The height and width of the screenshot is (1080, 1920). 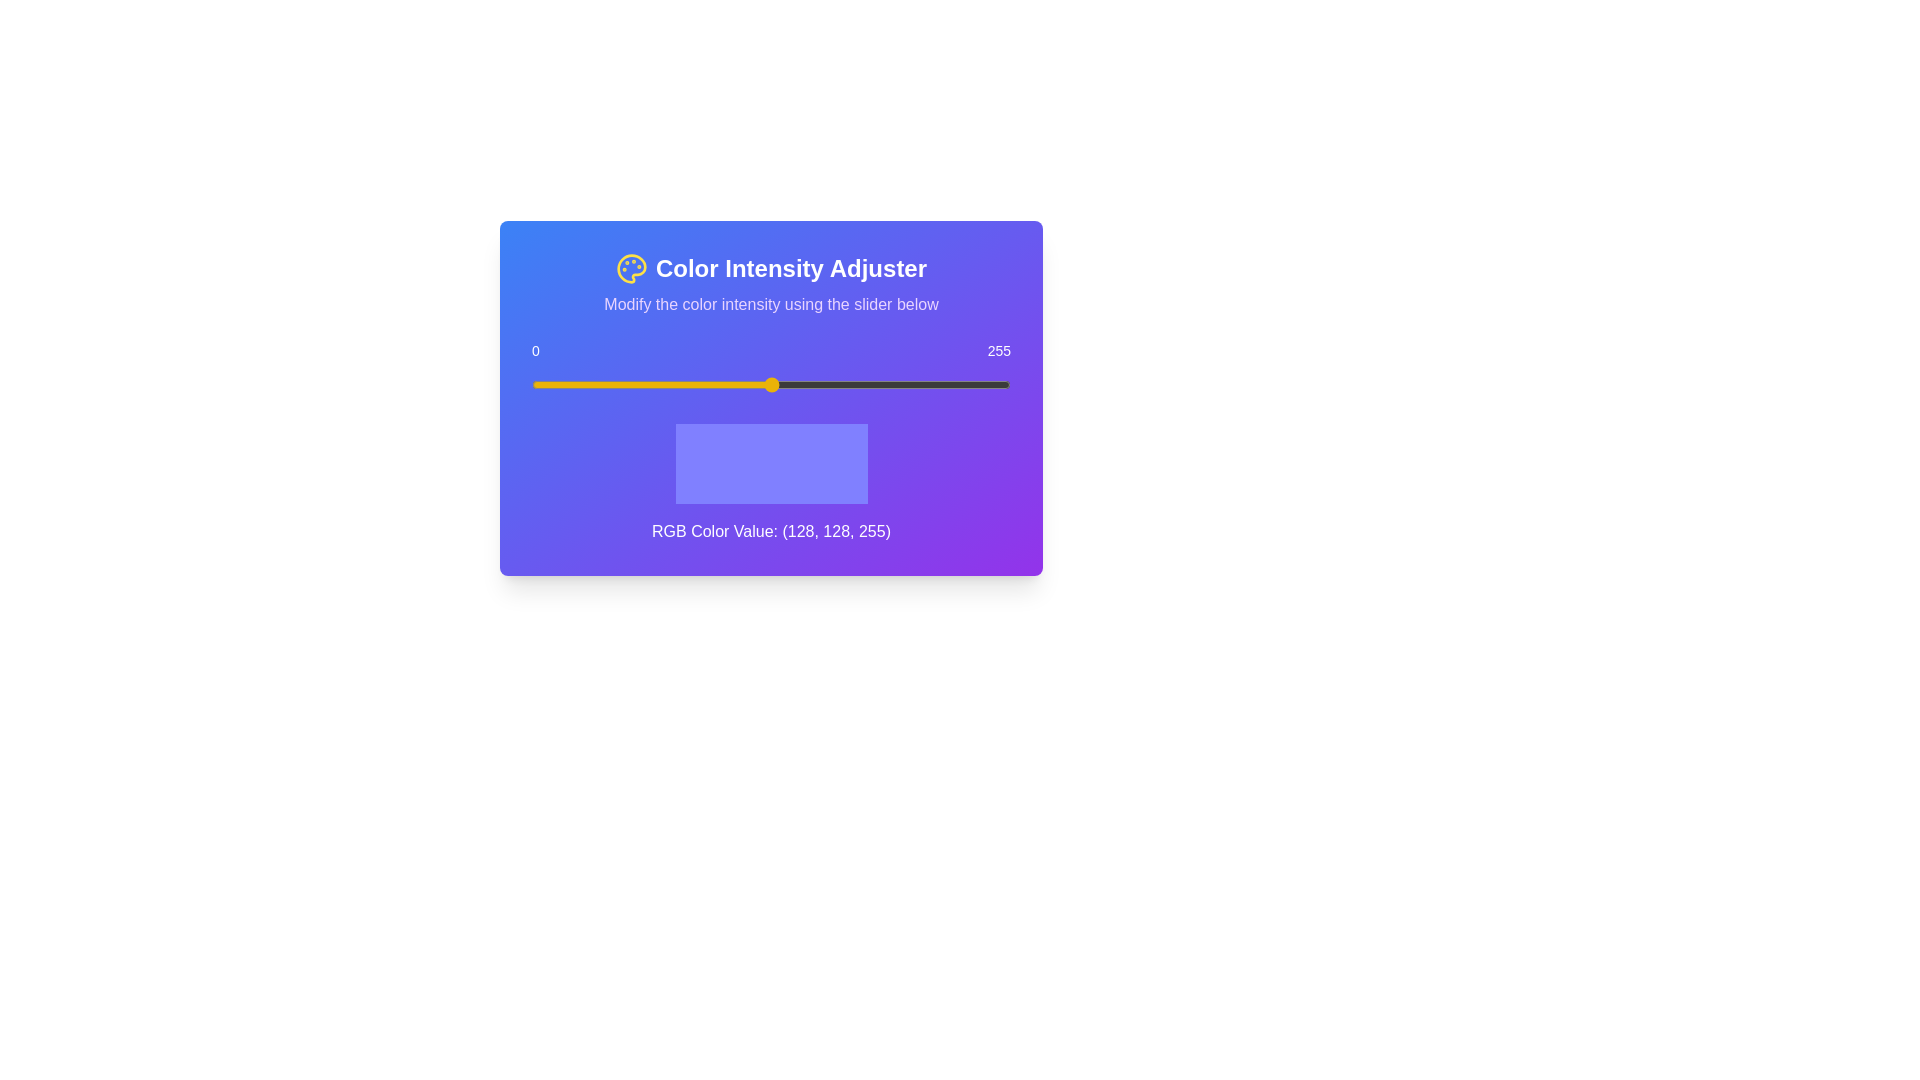 I want to click on the slider to set the color intensity to 129, so click(x=773, y=385).